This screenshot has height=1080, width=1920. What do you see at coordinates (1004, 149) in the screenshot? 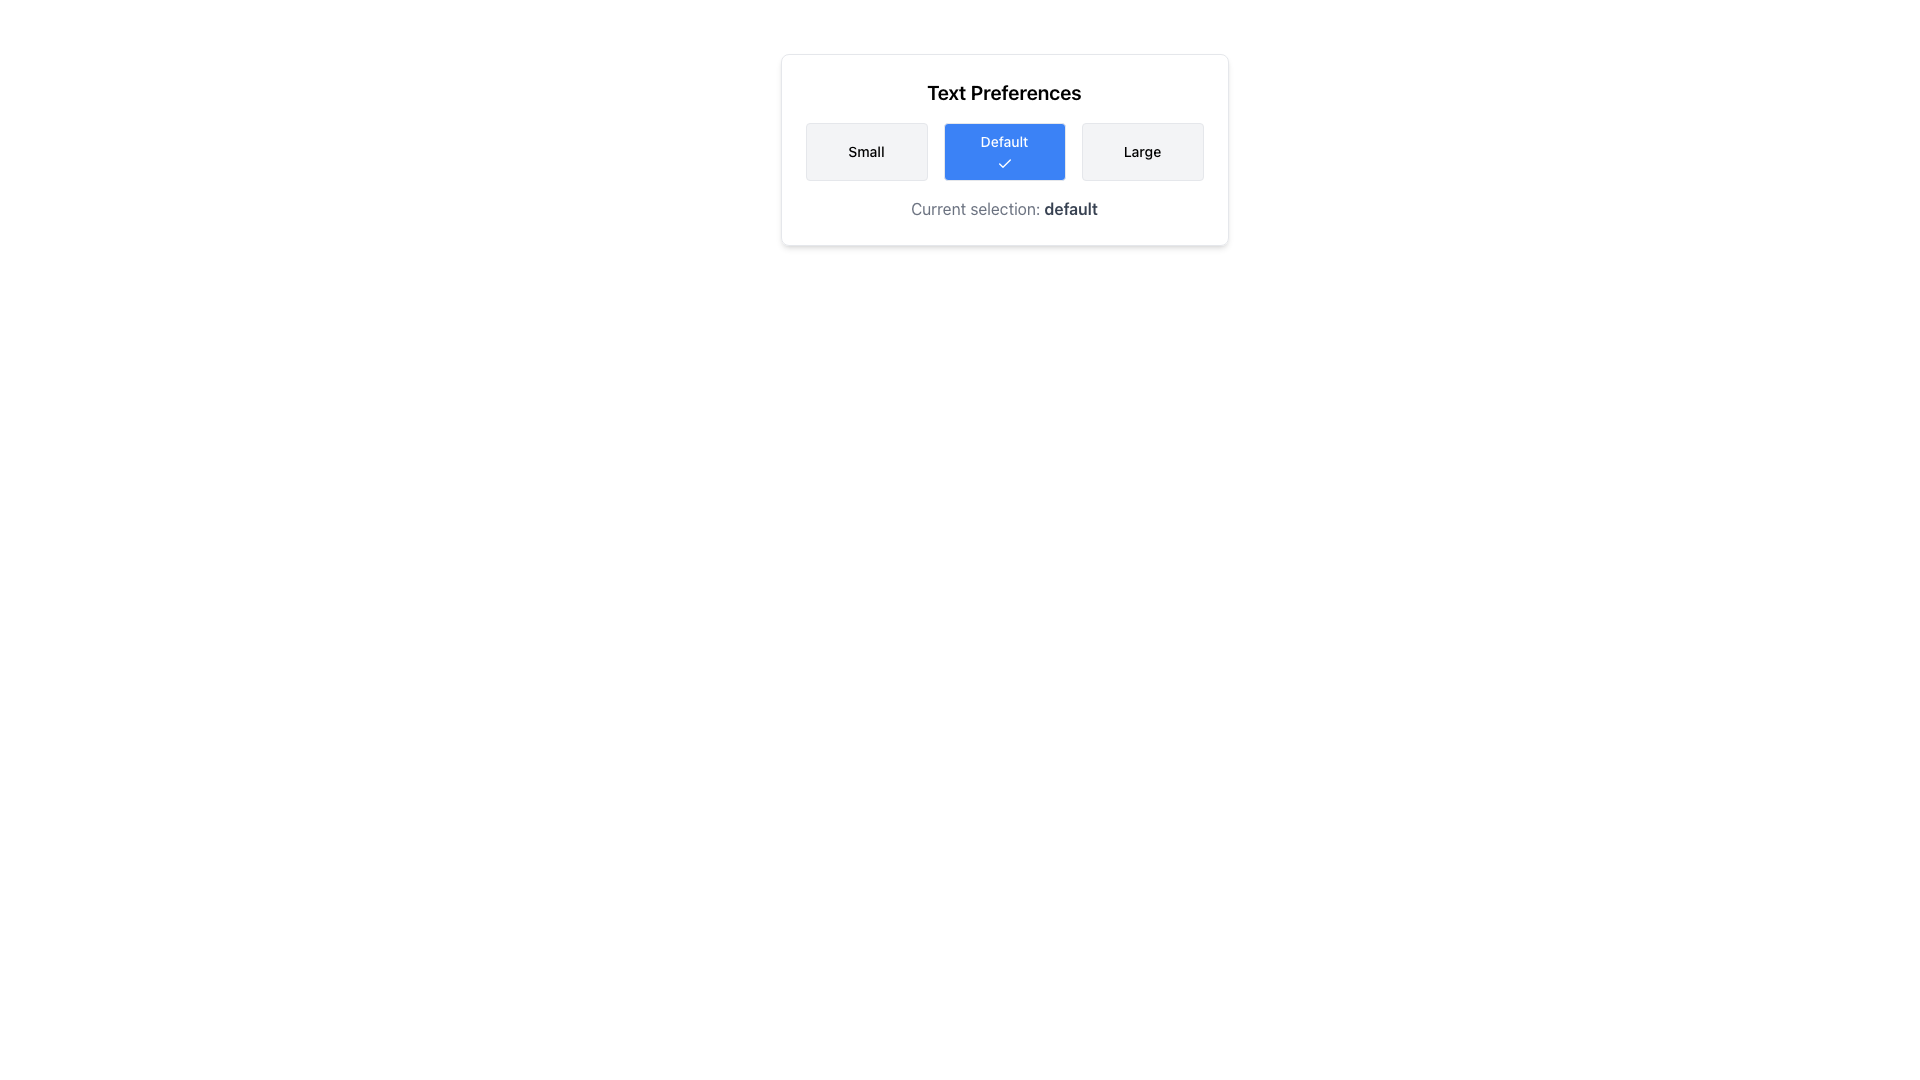
I see `the blue 'Default' button located in the 'Text Preferences' section` at bounding box center [1004, 149].